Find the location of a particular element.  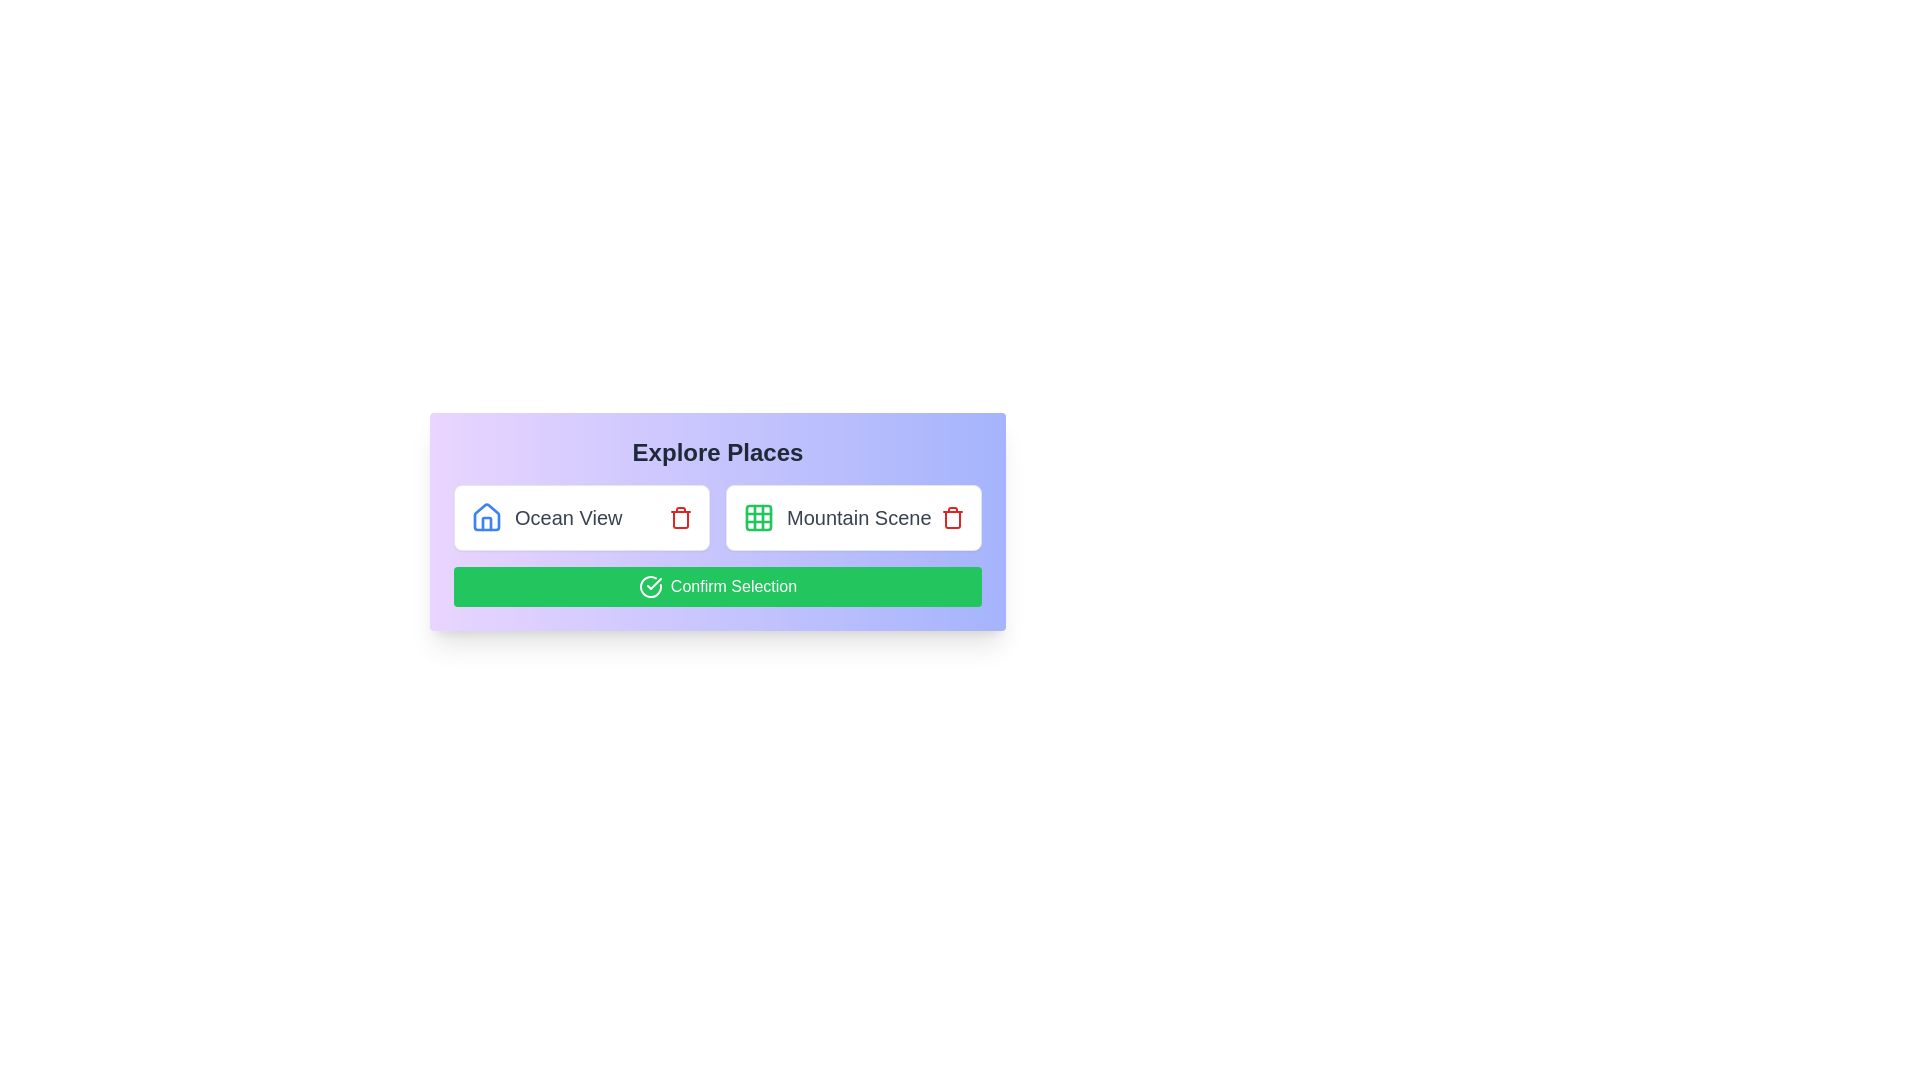

the square green icon featuring a grid pattern with nine cells located to the left of the text 'Mountain Scene' is located at coordinates (757, 516).